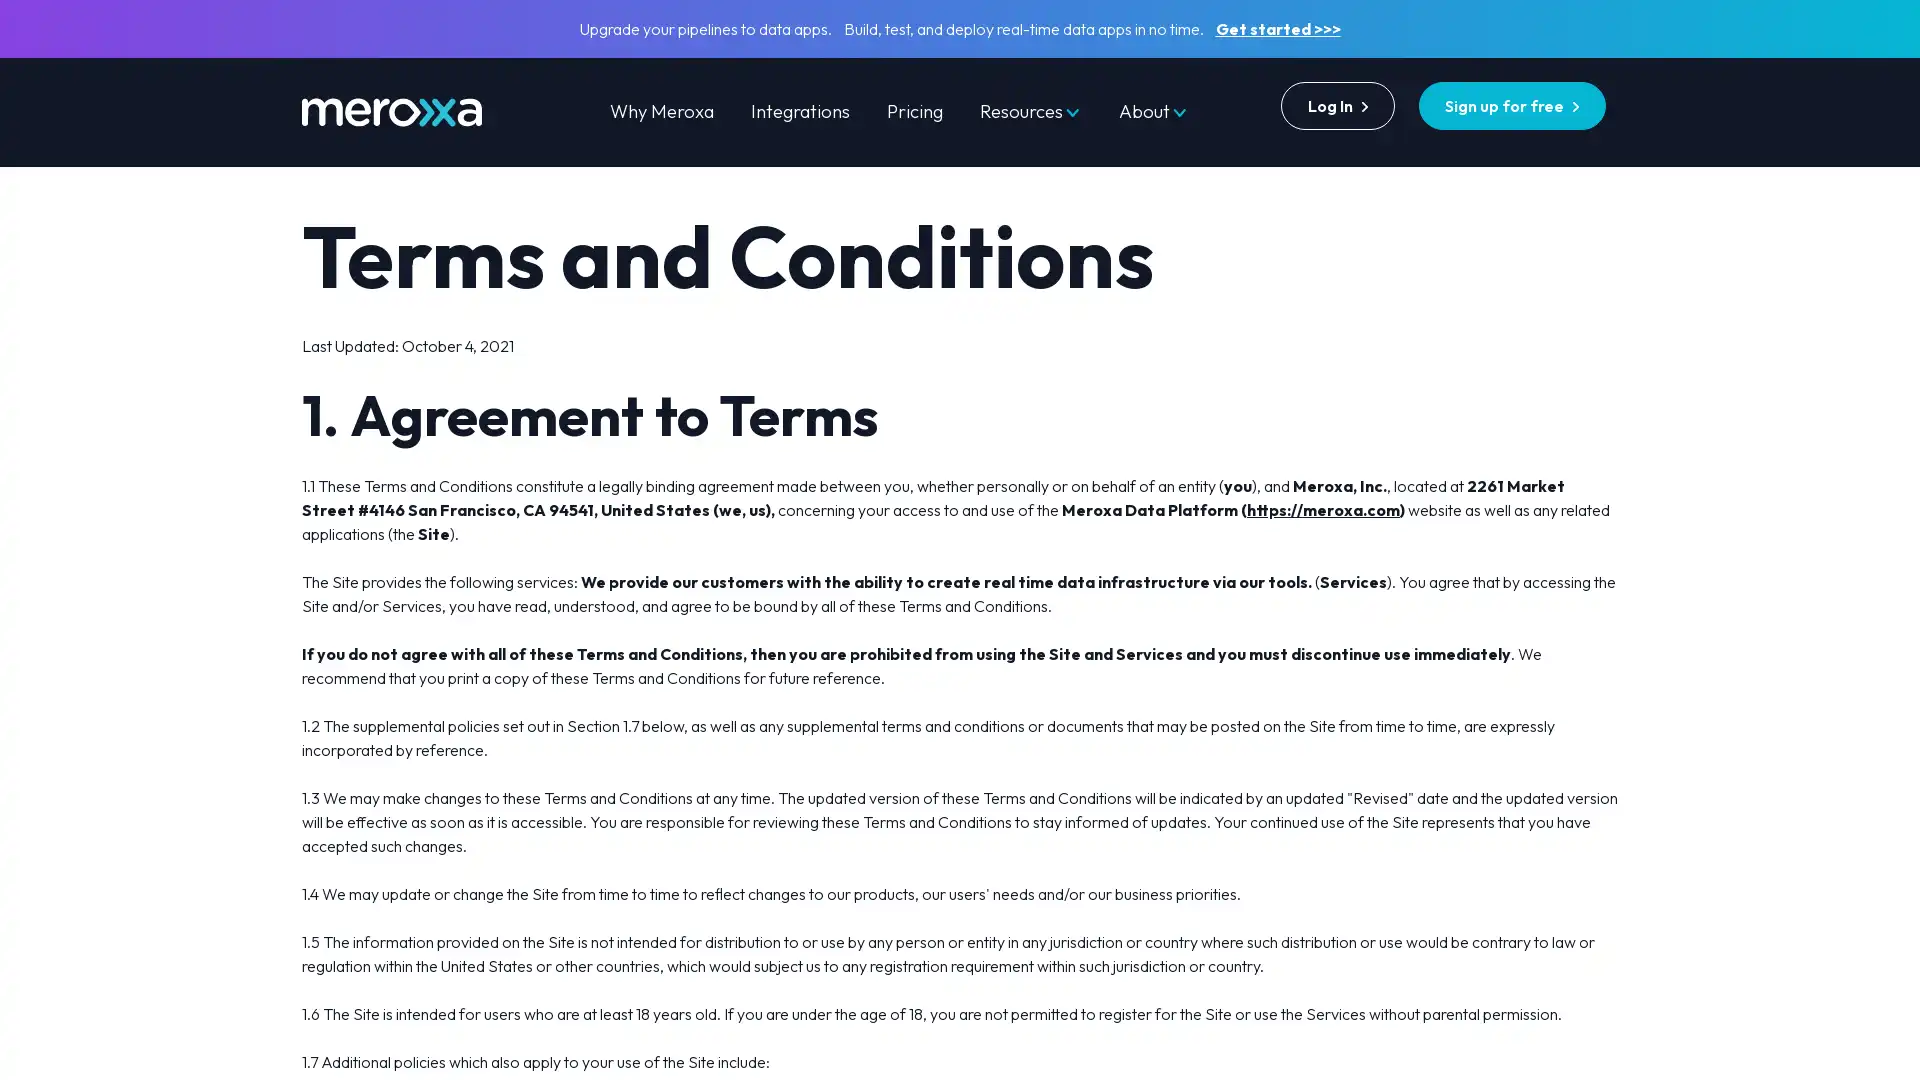 This screenshot has height=1080, width=1920. Describe the element at coordinates (1153, 111) in the screenshot. I see `About` at that location.